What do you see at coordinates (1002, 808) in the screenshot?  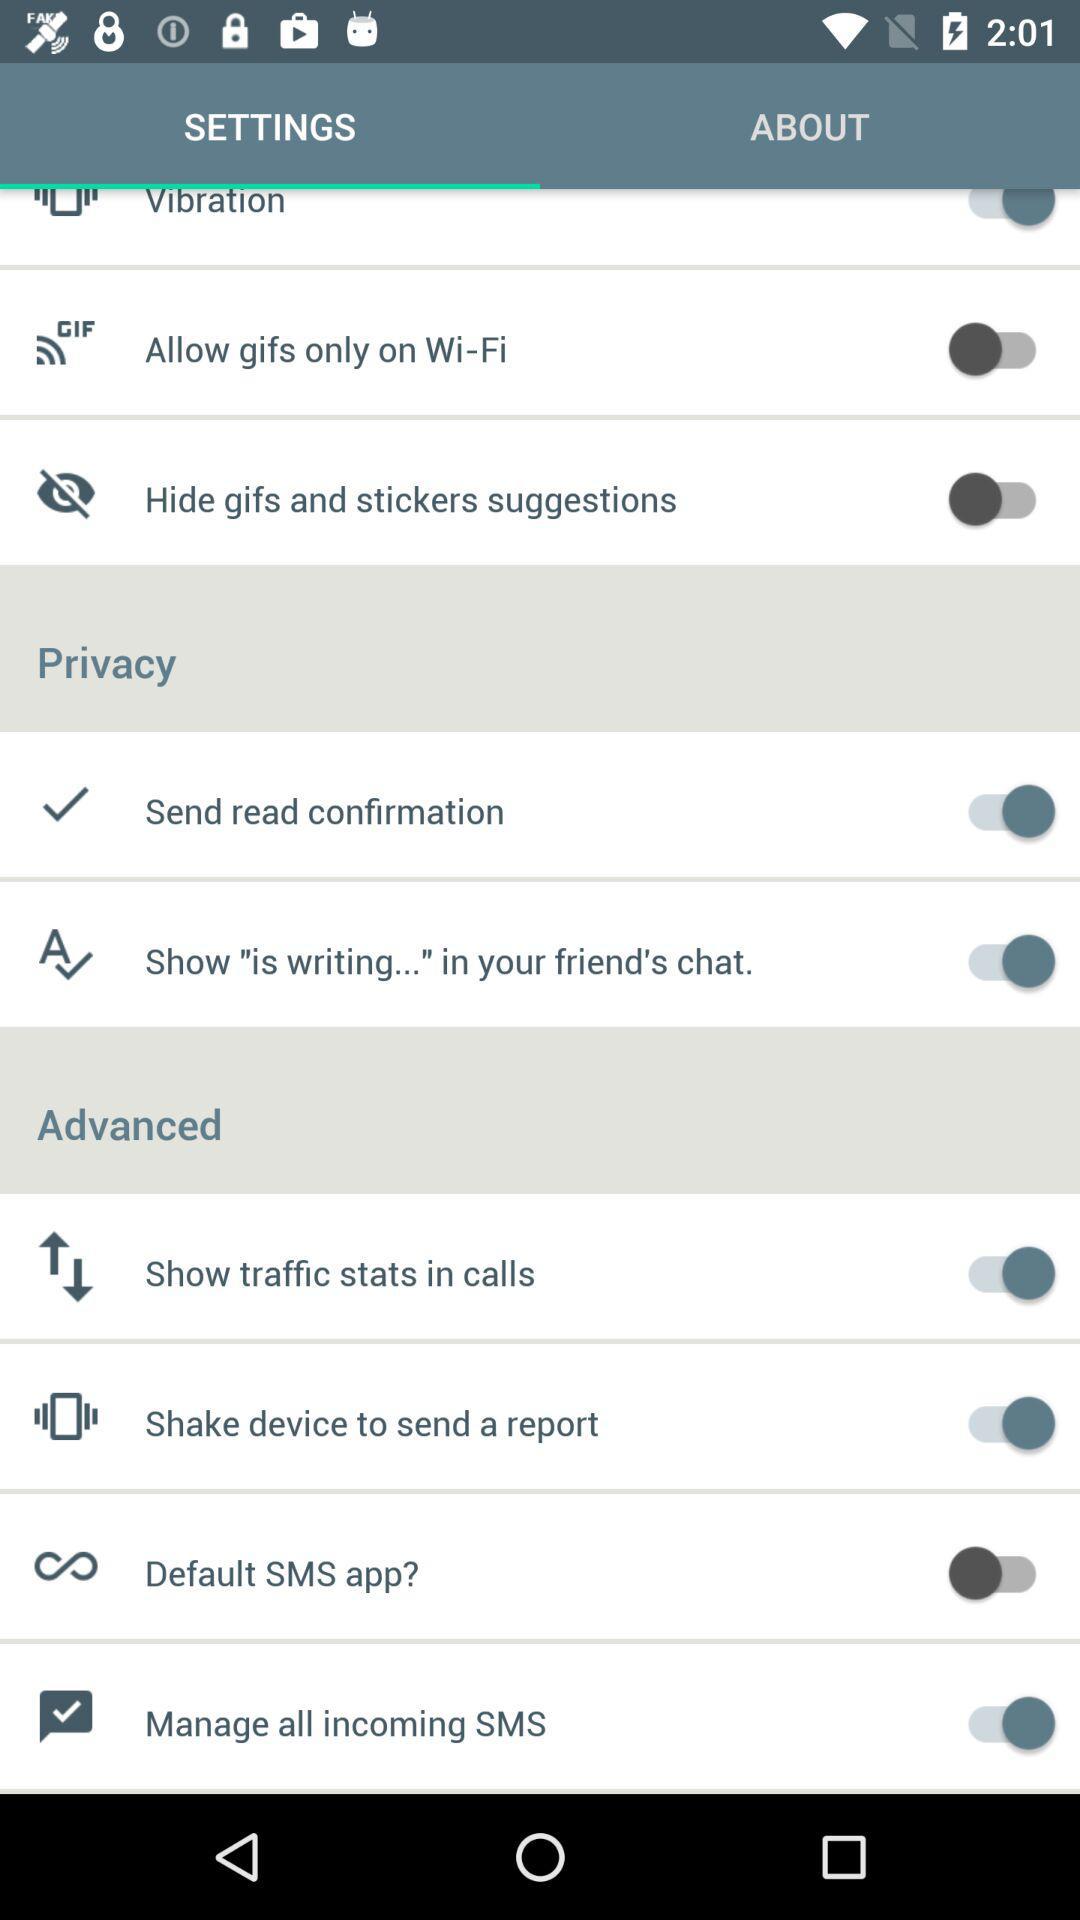 I see `send read confirmation option` at bounding box center [1002, 808].